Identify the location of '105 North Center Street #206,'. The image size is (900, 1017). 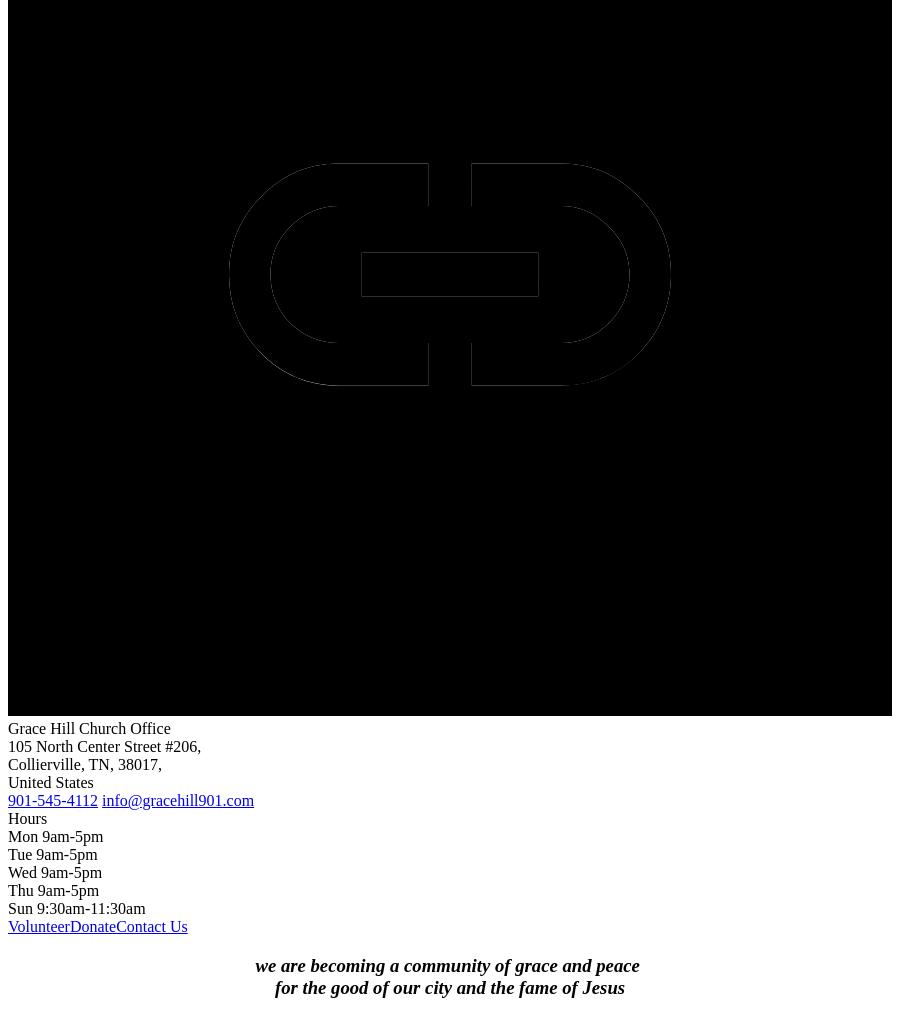
(103, 746).